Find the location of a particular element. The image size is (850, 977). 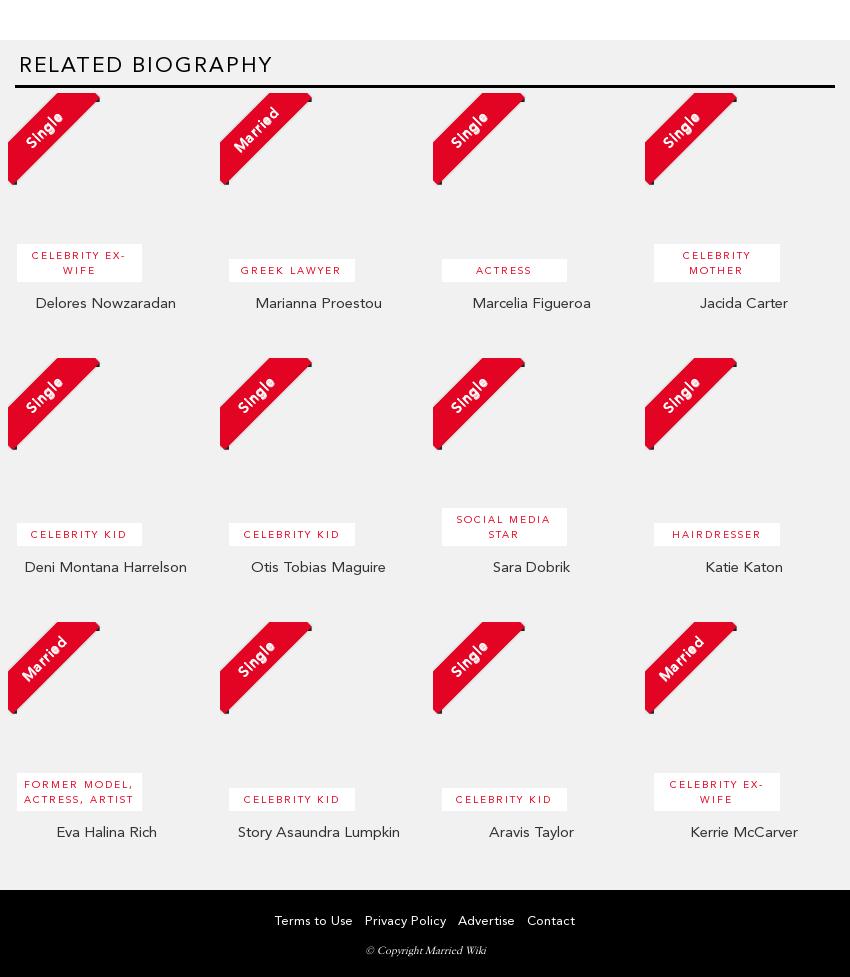

'Privacy Policy' is located at coordinates (405, 918).